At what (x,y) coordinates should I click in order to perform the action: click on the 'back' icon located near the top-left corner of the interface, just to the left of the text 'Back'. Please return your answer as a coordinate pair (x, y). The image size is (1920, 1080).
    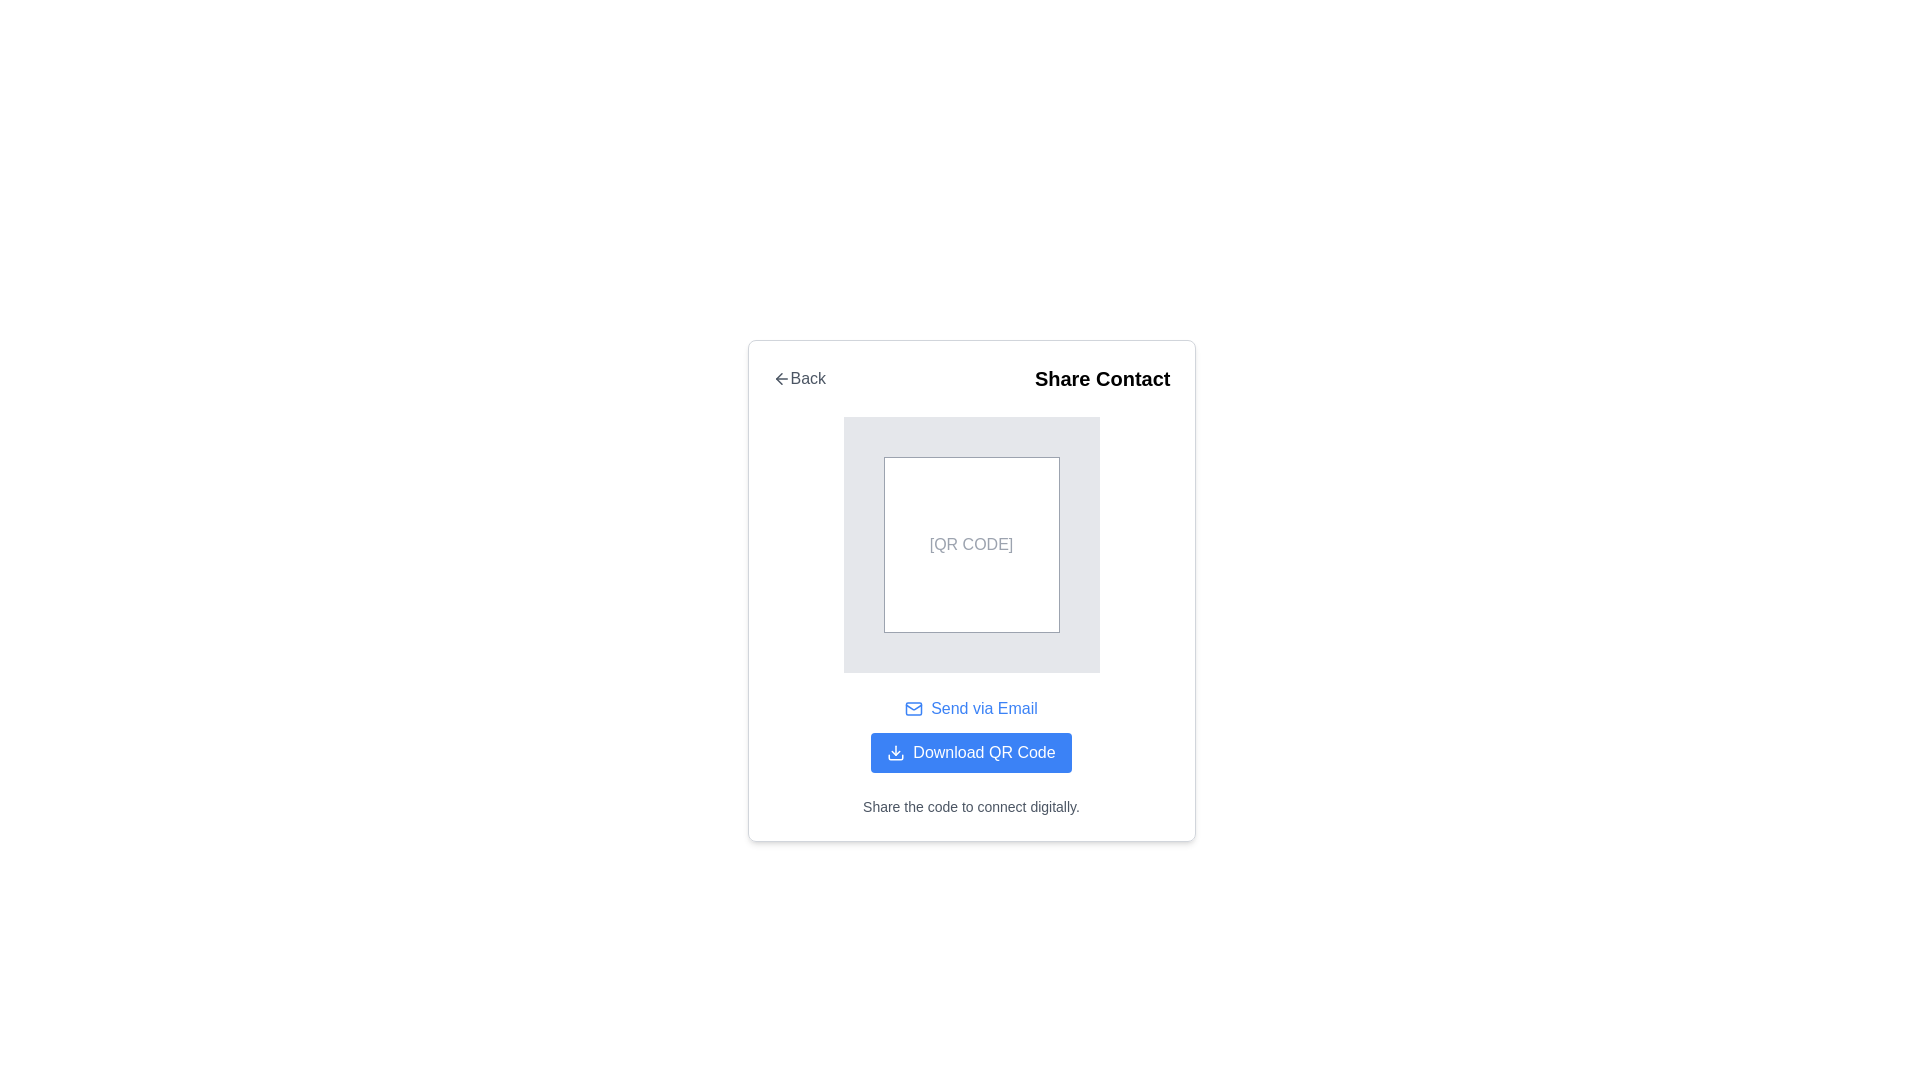
    Looking at the image, I should click on (780, 378).